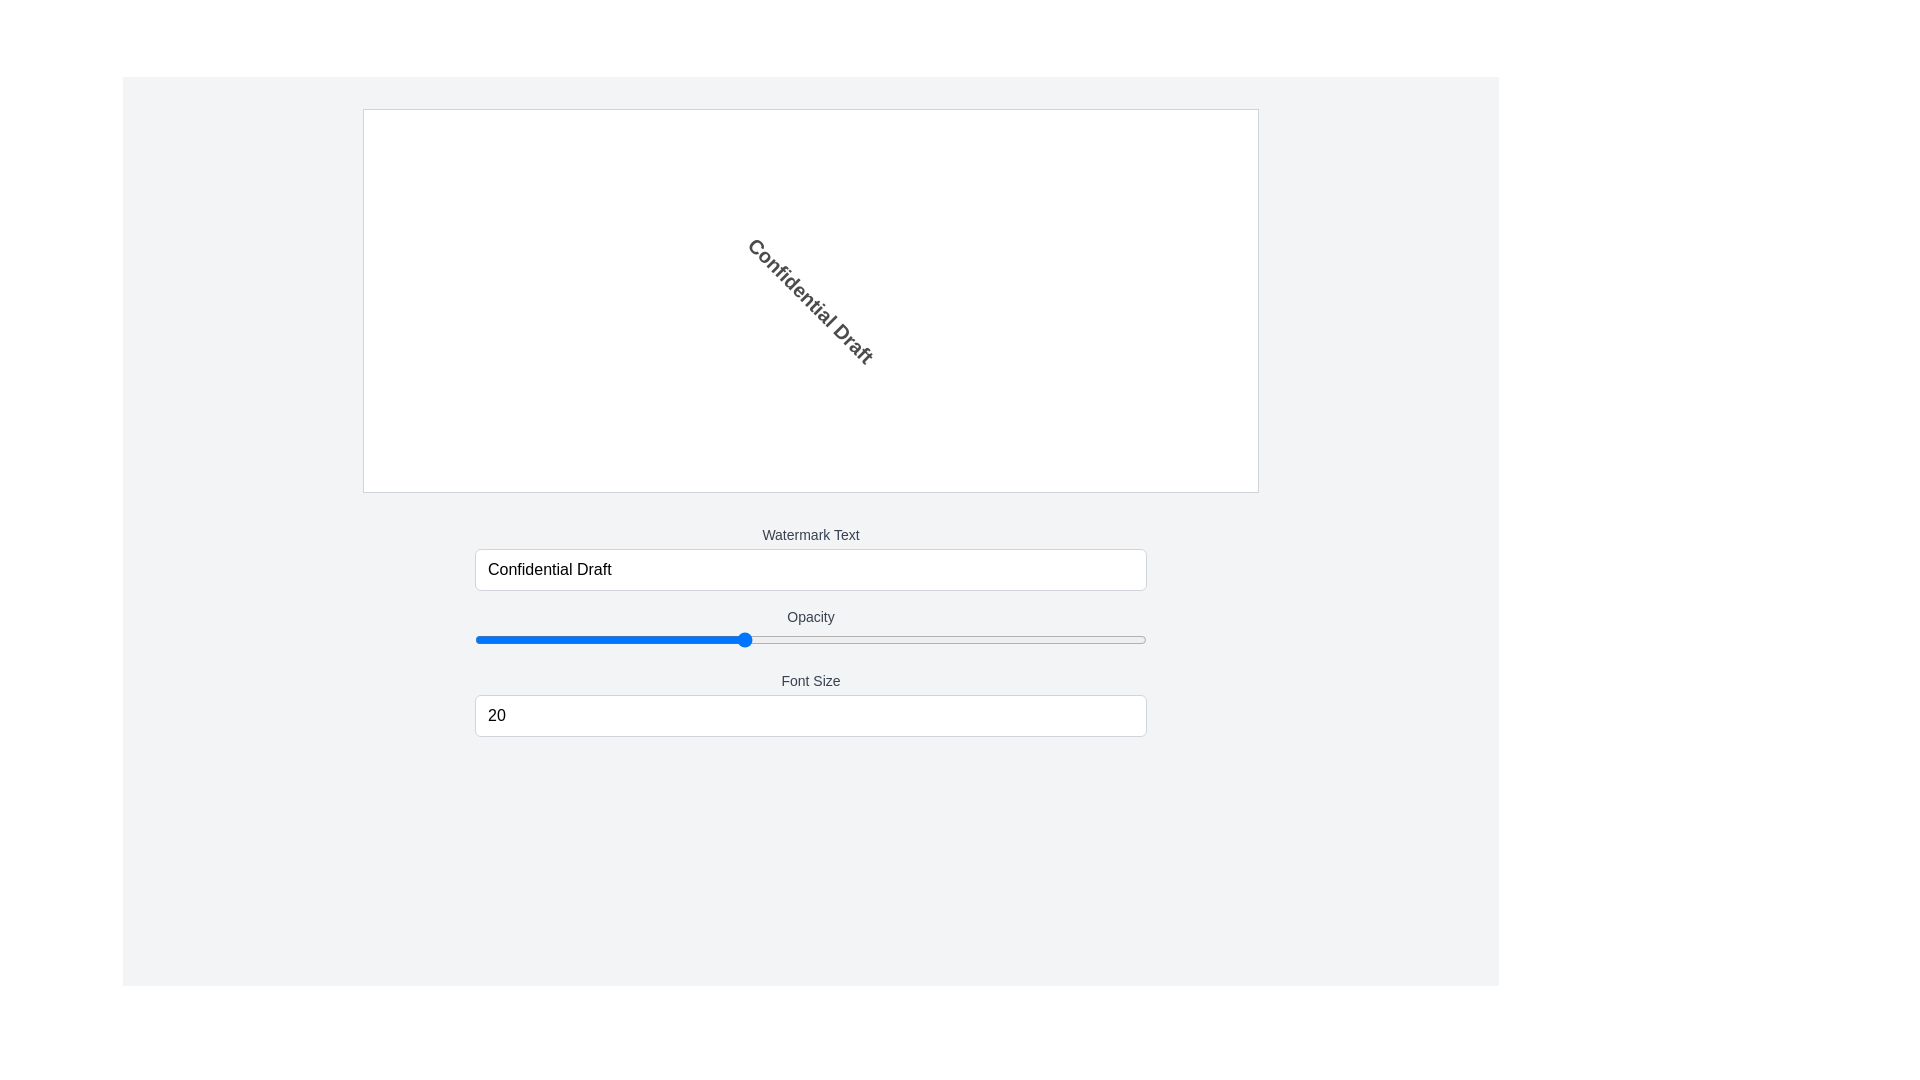 This screenshot has width=1920, height=1080. I want to click on to select the content of the Number input box located below the 'Font Size' text, currently set, so click(811, 715).